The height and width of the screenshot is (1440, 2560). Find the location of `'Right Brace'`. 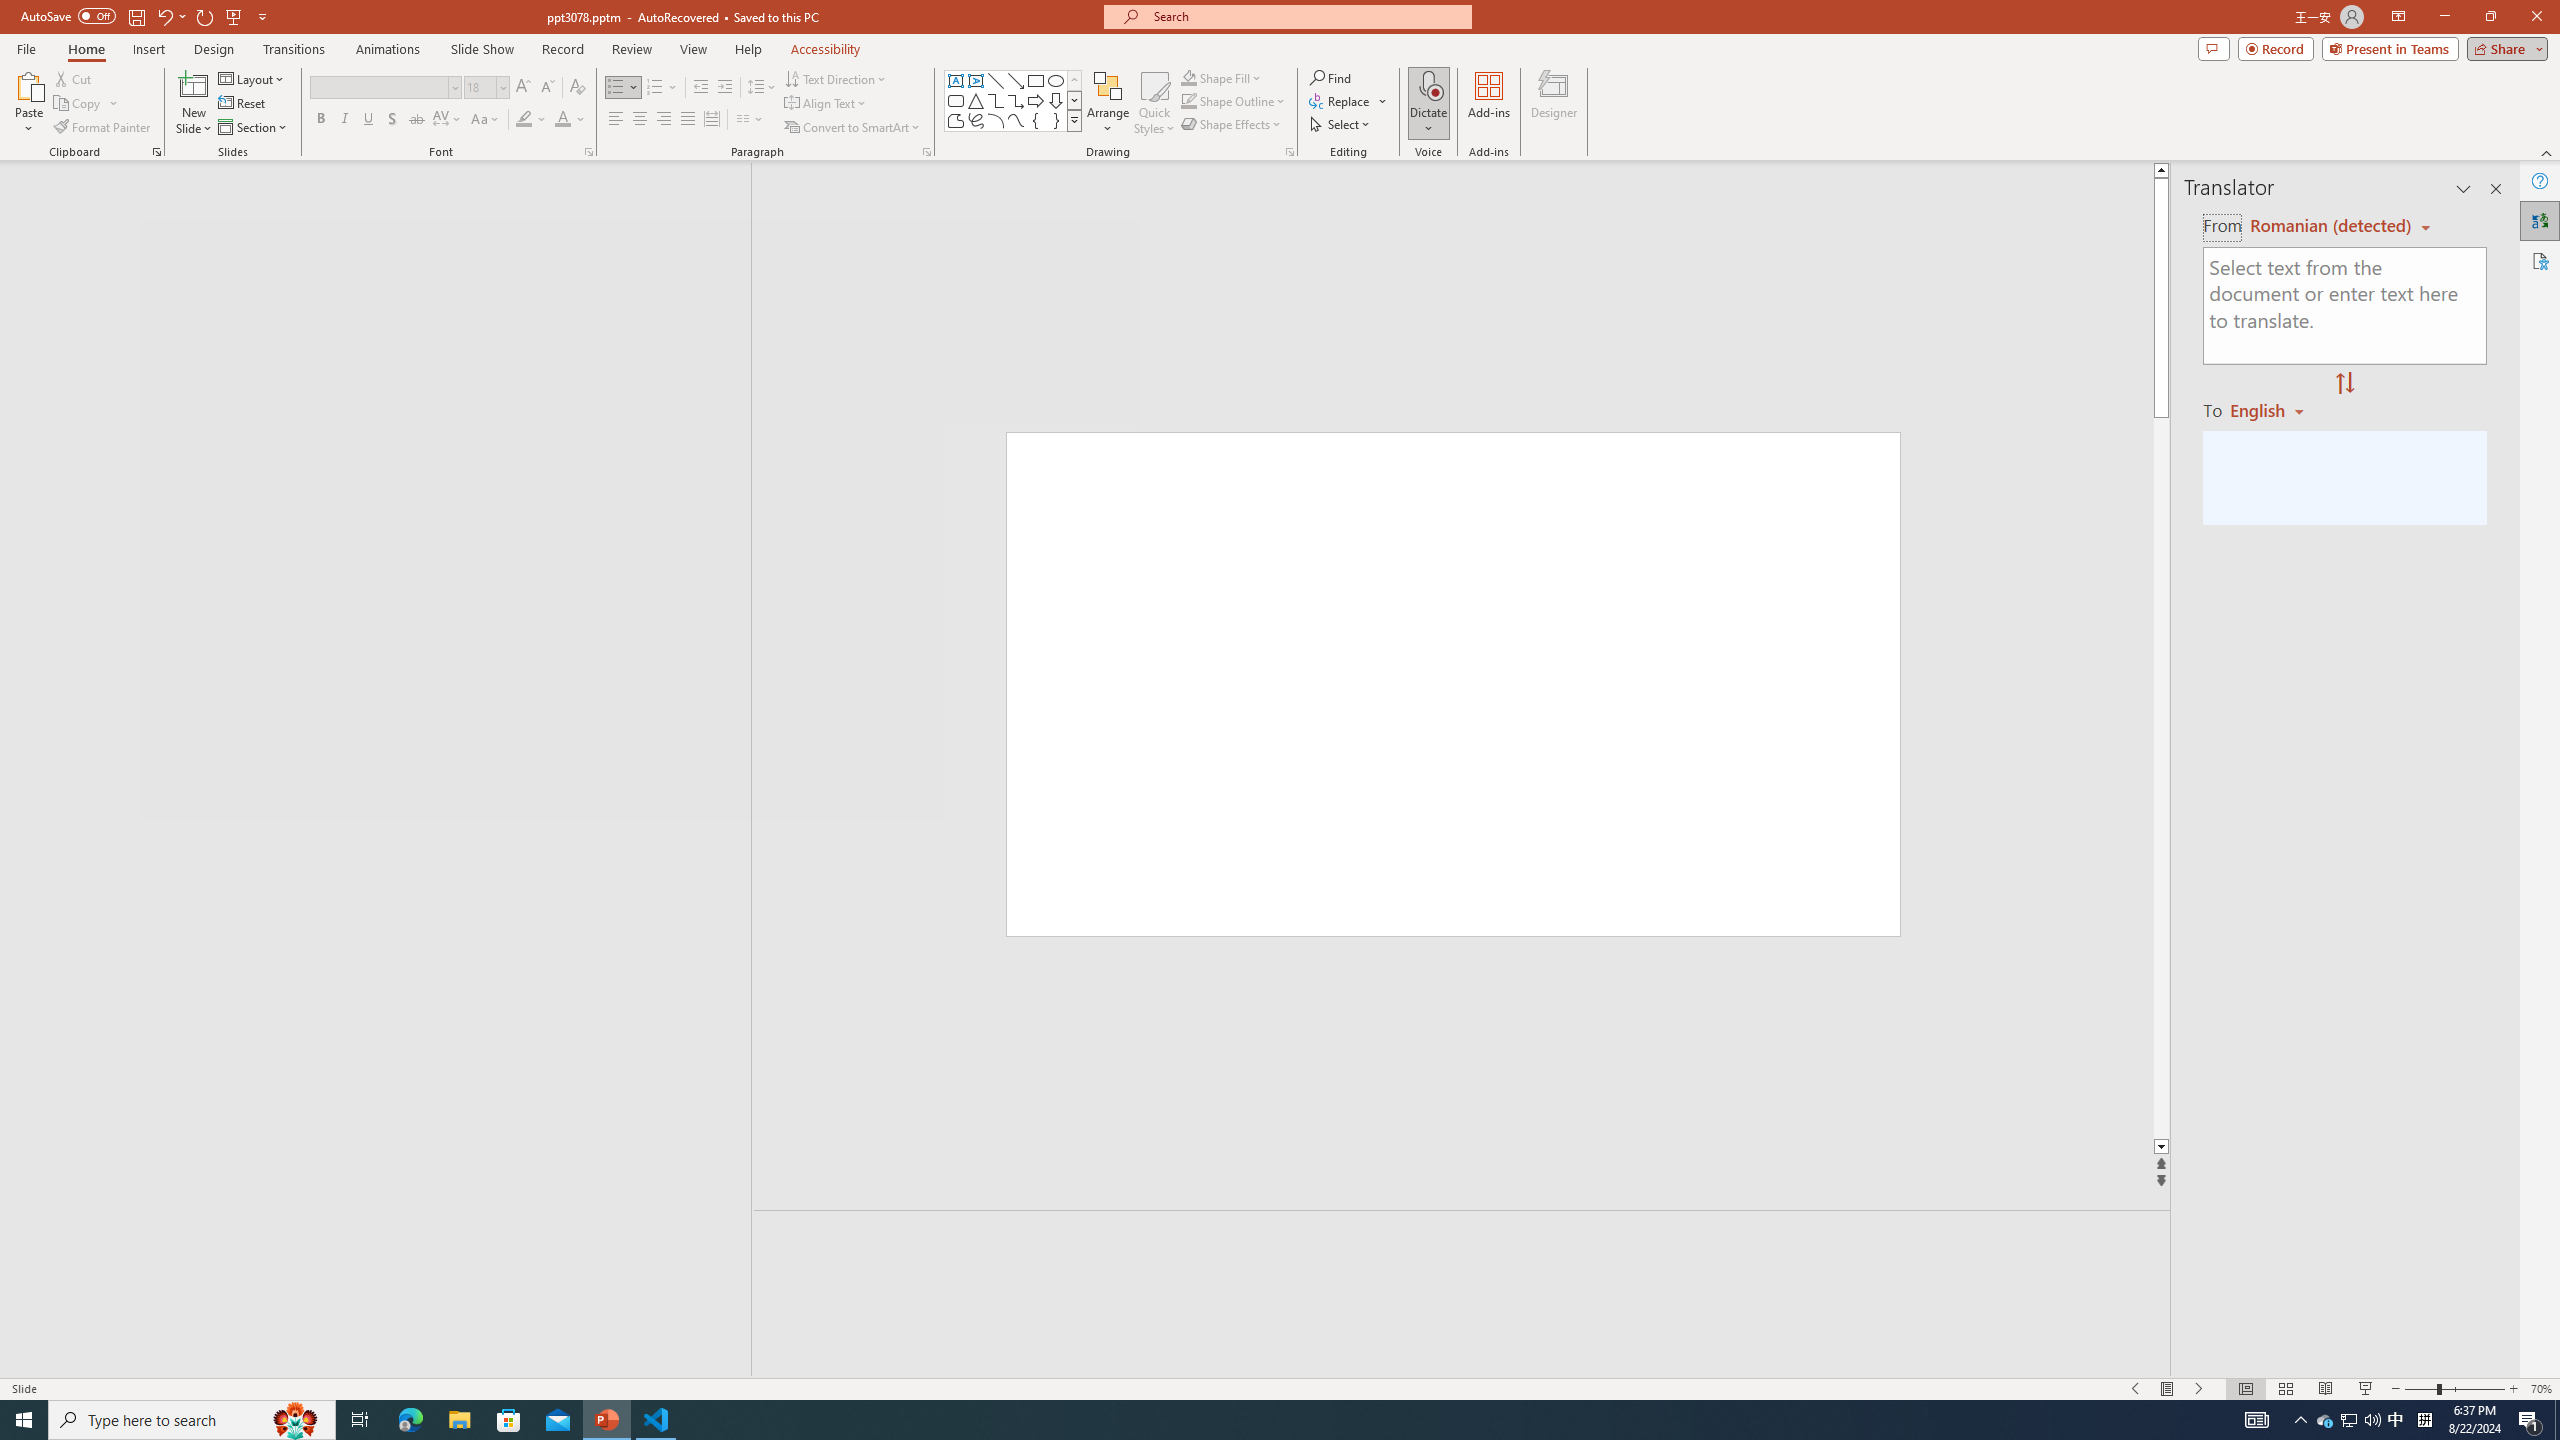

'Right Brace' is located at coordinates (1055, 119).